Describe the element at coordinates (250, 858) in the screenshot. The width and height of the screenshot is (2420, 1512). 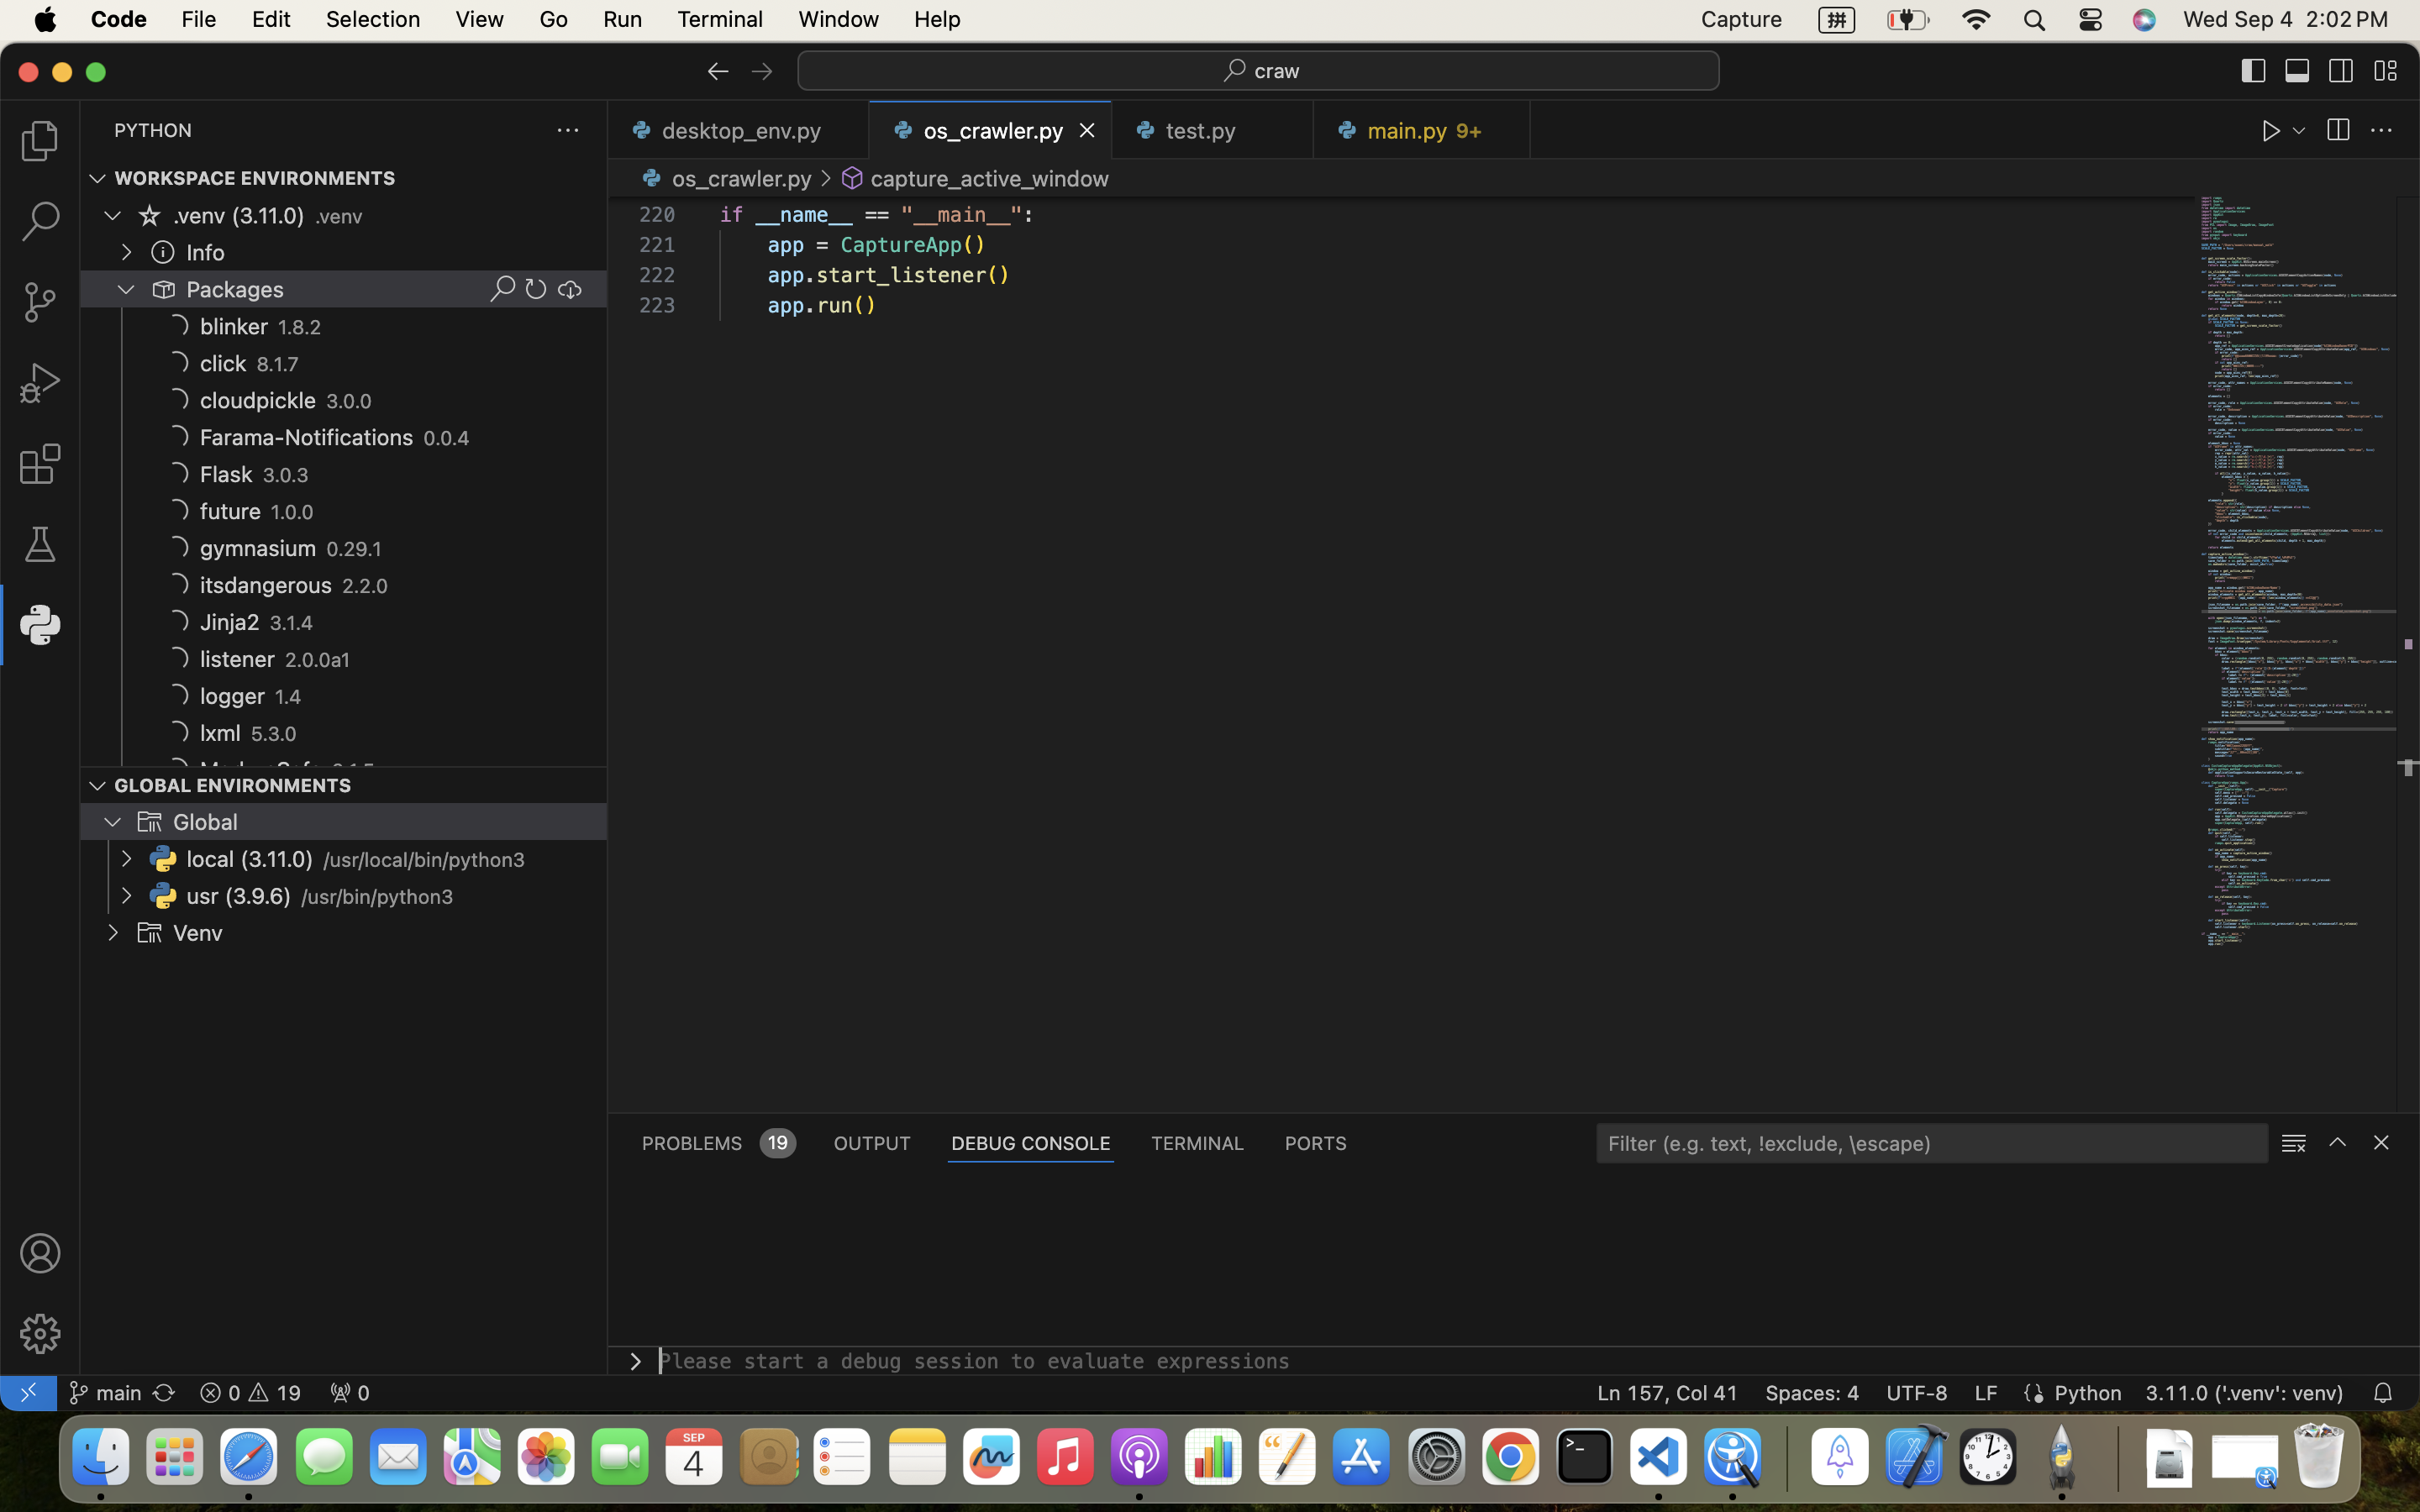
I see `'local (3.11.0)'` at that location.